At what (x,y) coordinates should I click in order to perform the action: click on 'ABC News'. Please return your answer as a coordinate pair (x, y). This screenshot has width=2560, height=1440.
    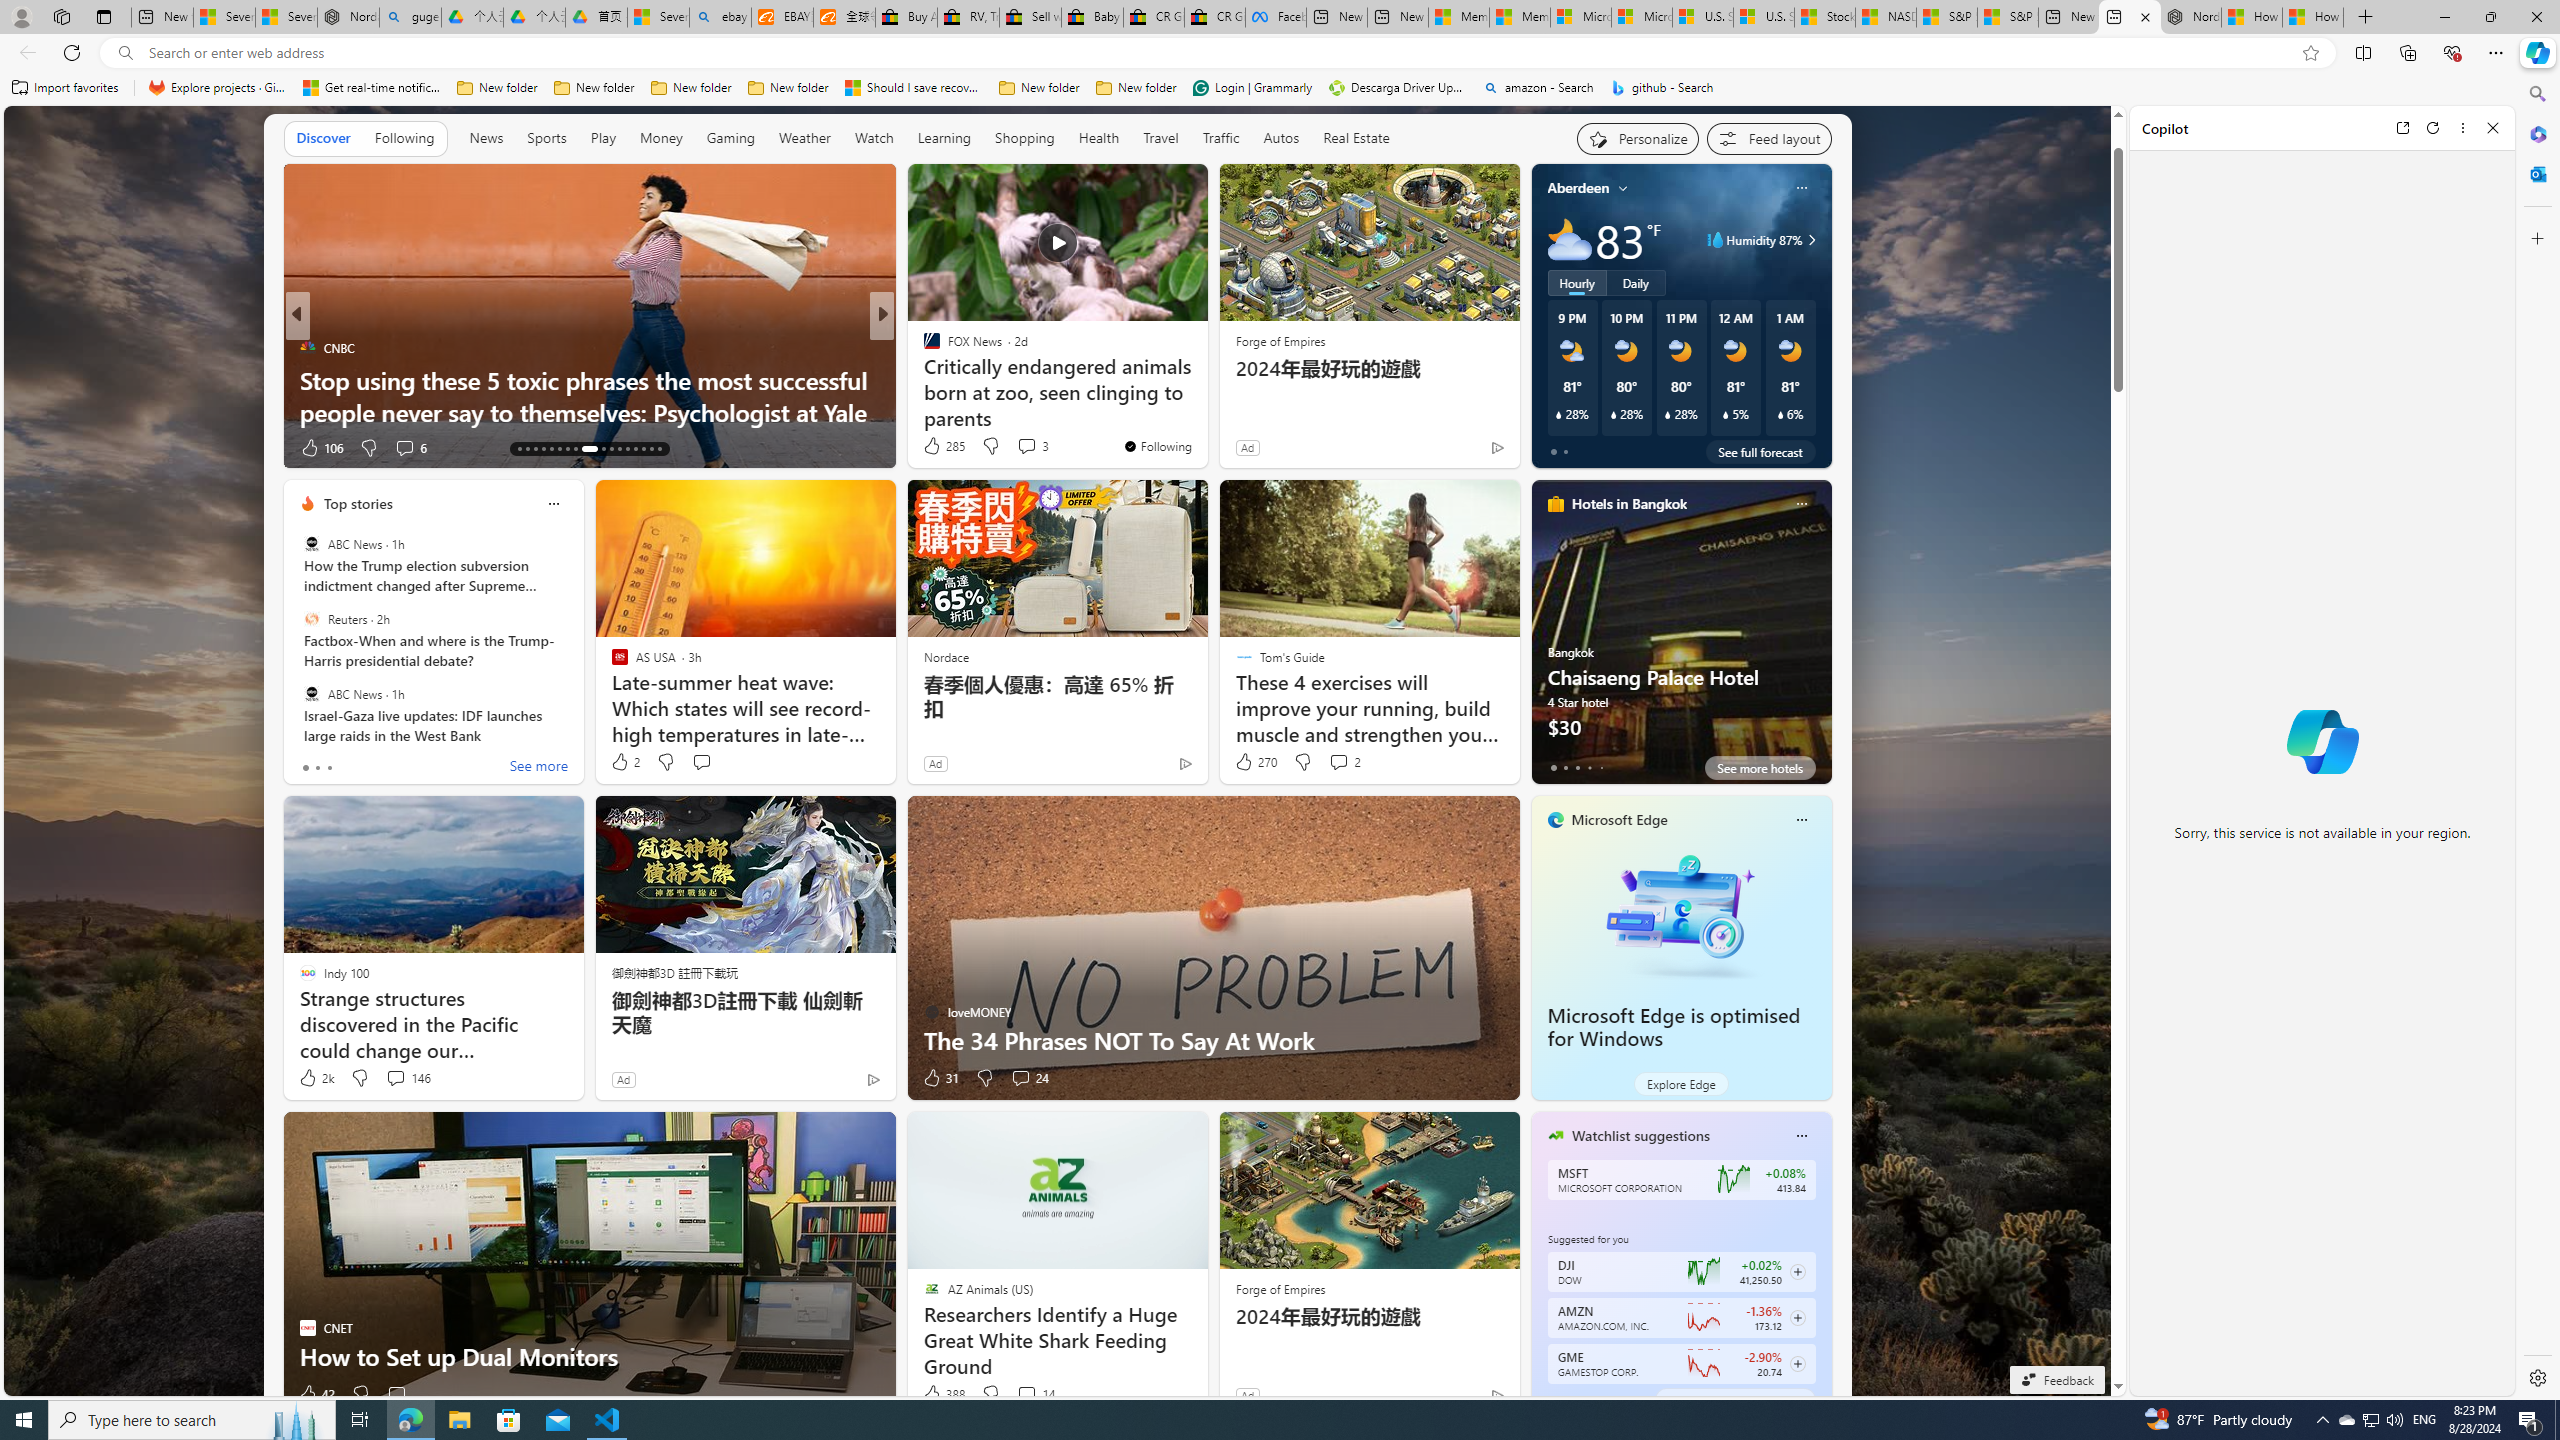
    Looking at the image, I should click on (310, 693).